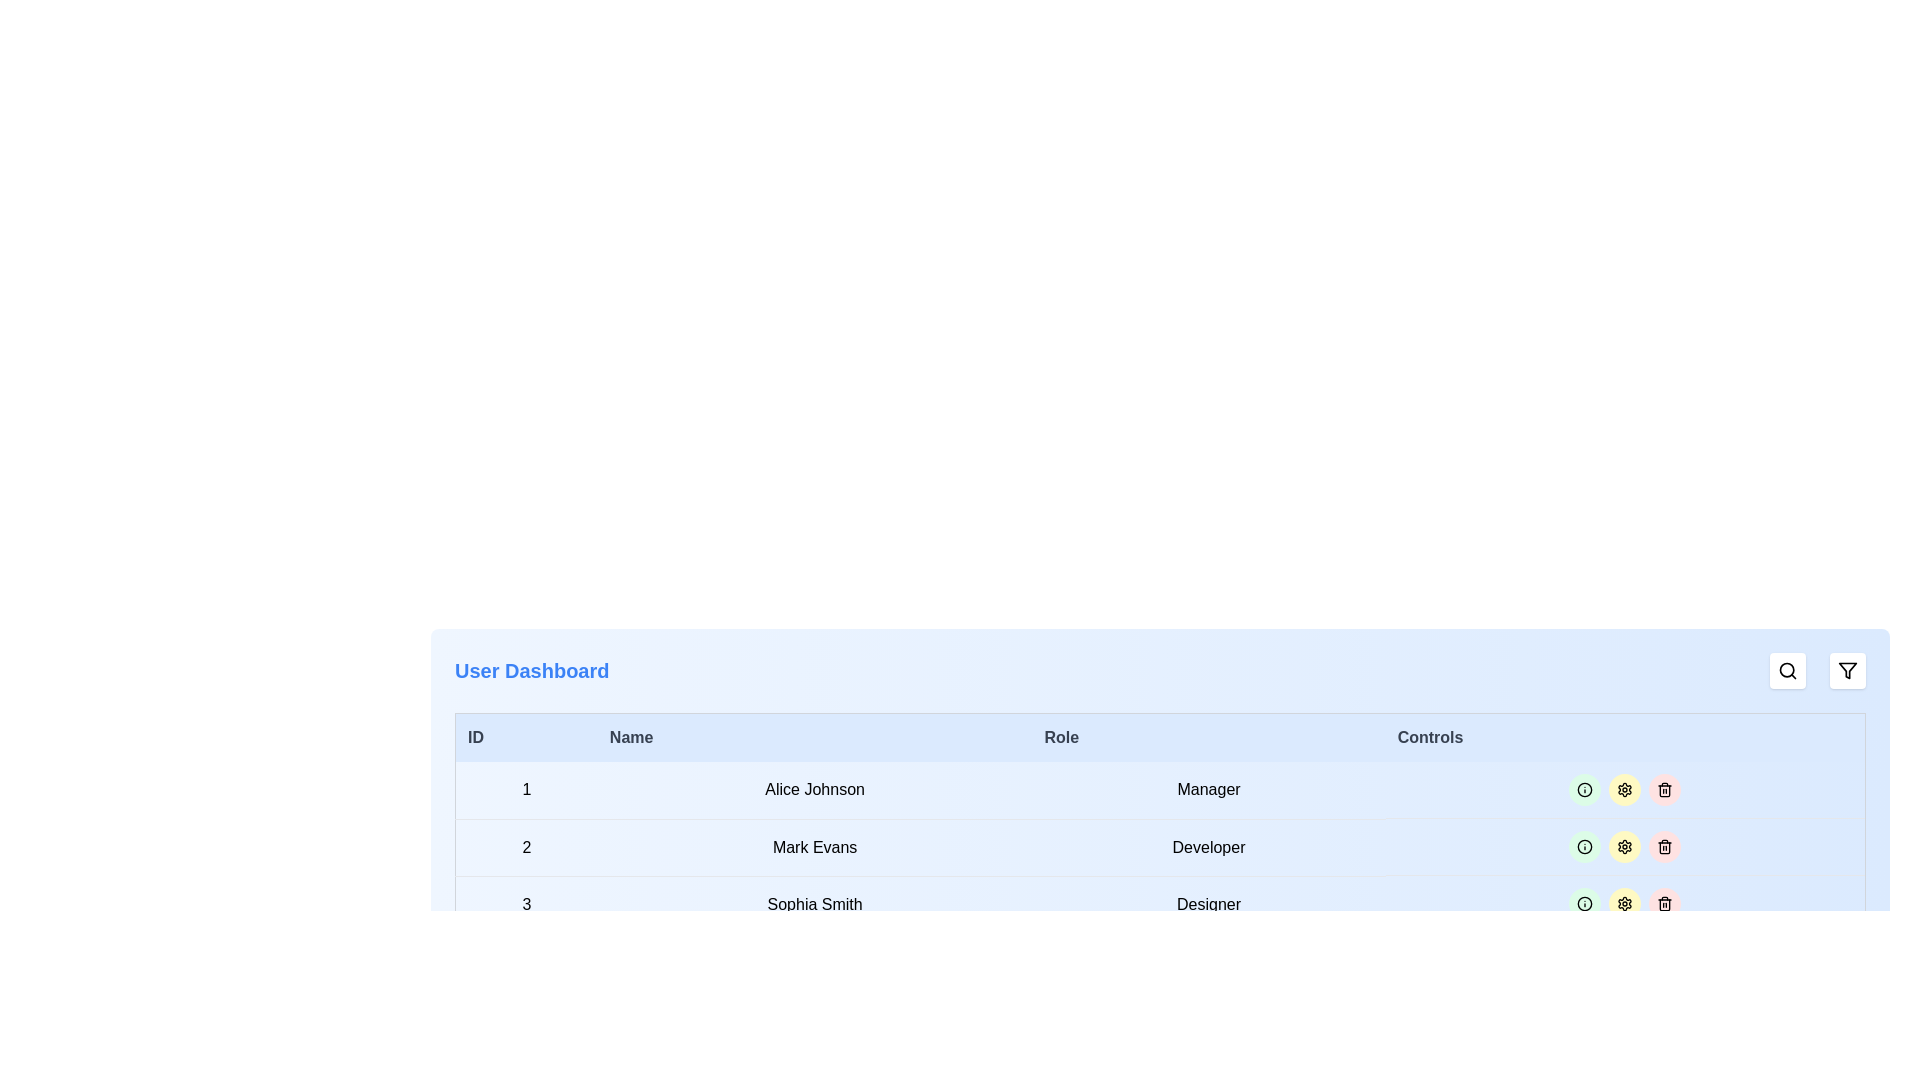 The height and width of the screenshot is (1080, 1920). I want to click on the circular button with a yellow background and a gear symbol, so click(1625, 847).